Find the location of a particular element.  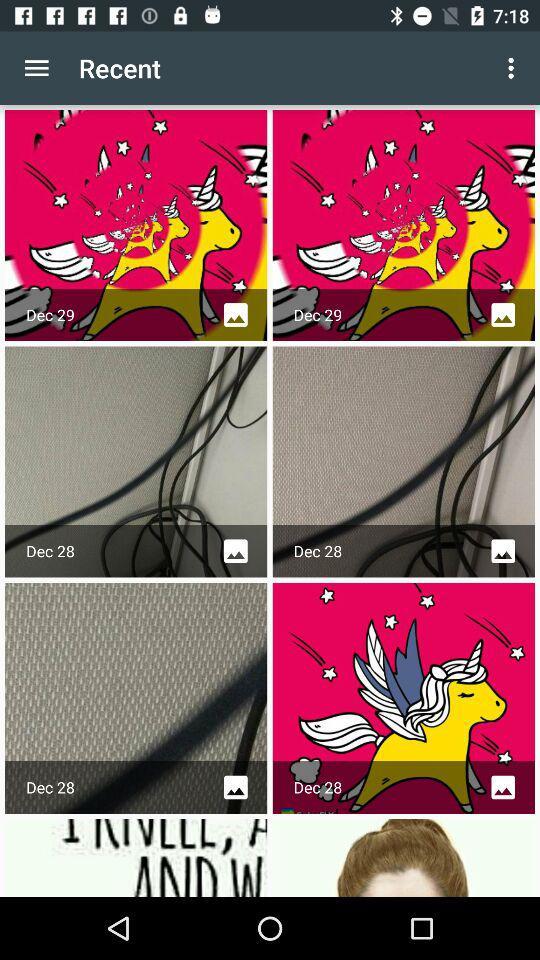

icon to the left of recent app is located at coordinates (36, 68).